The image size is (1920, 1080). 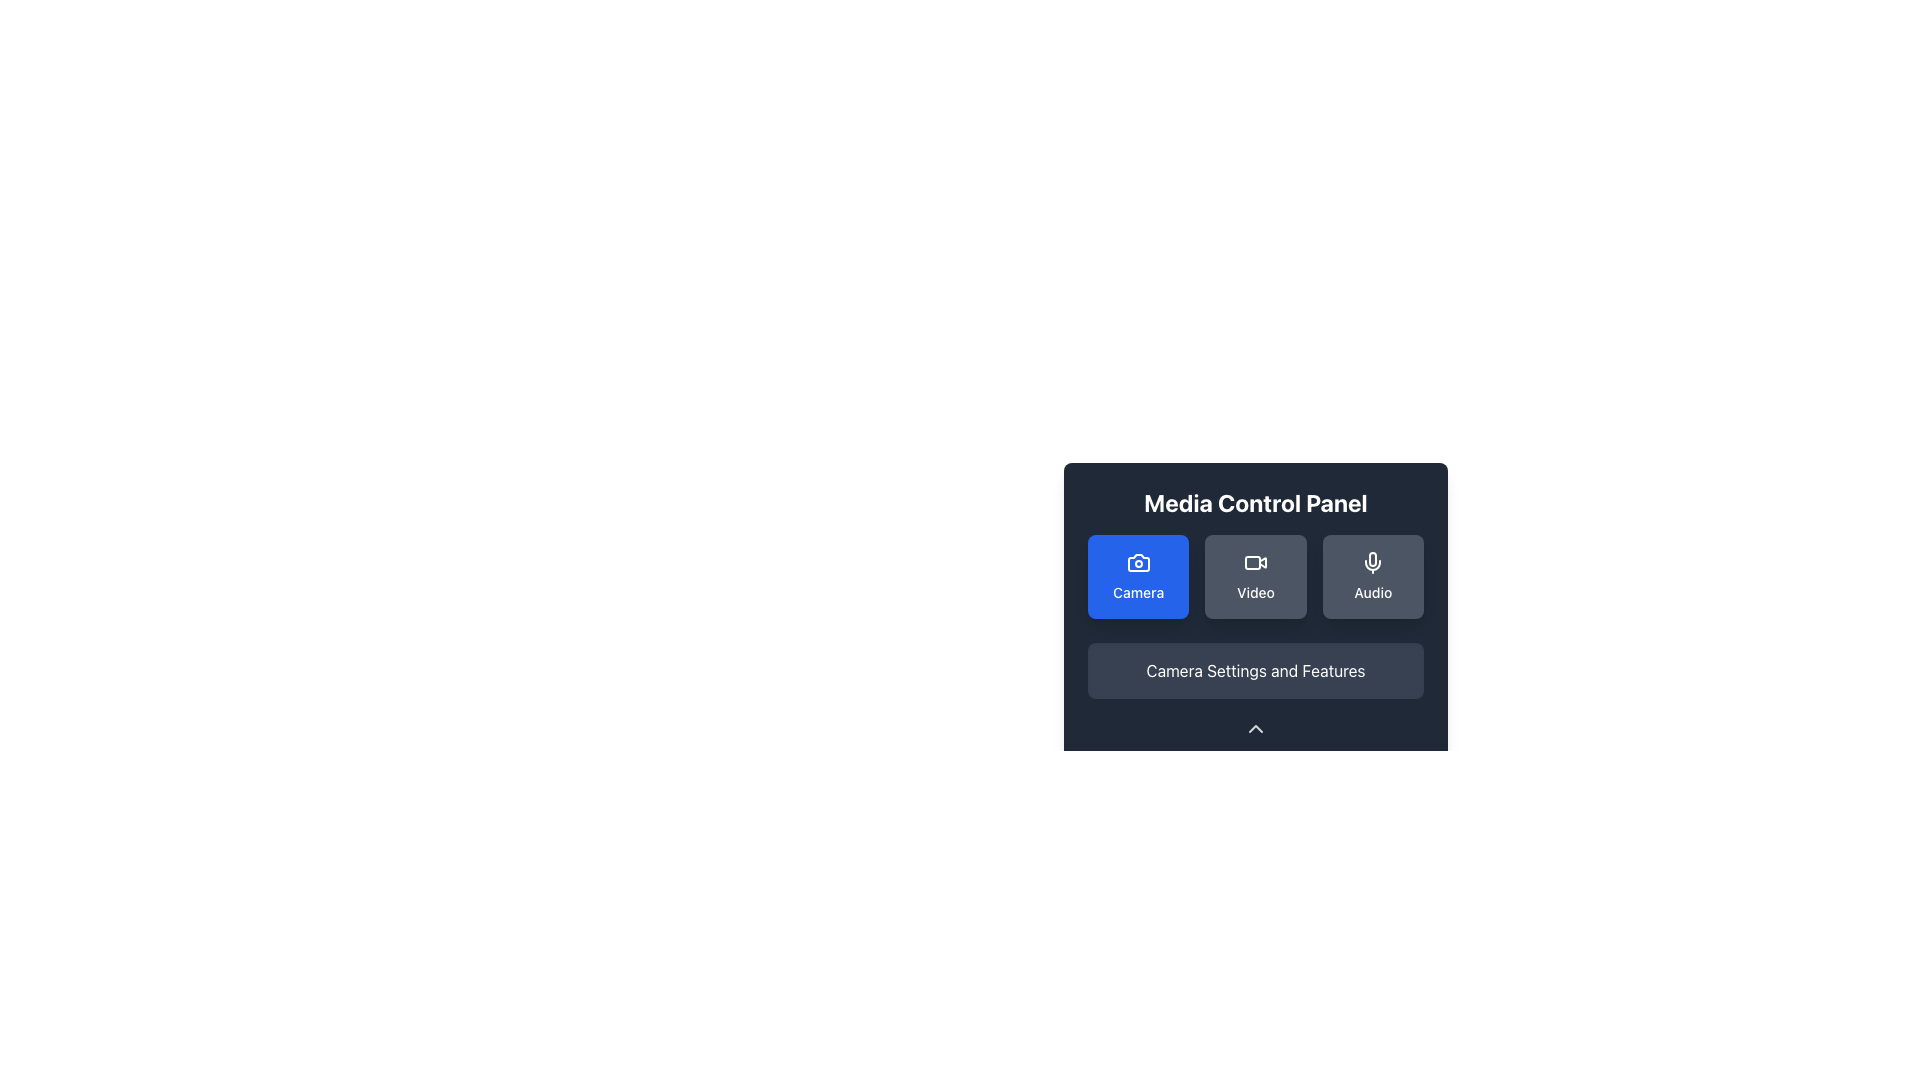 I want to click on the video icon located in the 'Video' card, which is positioned in the upper-center of a group of three similar cards, so click(x=1255, y=563).